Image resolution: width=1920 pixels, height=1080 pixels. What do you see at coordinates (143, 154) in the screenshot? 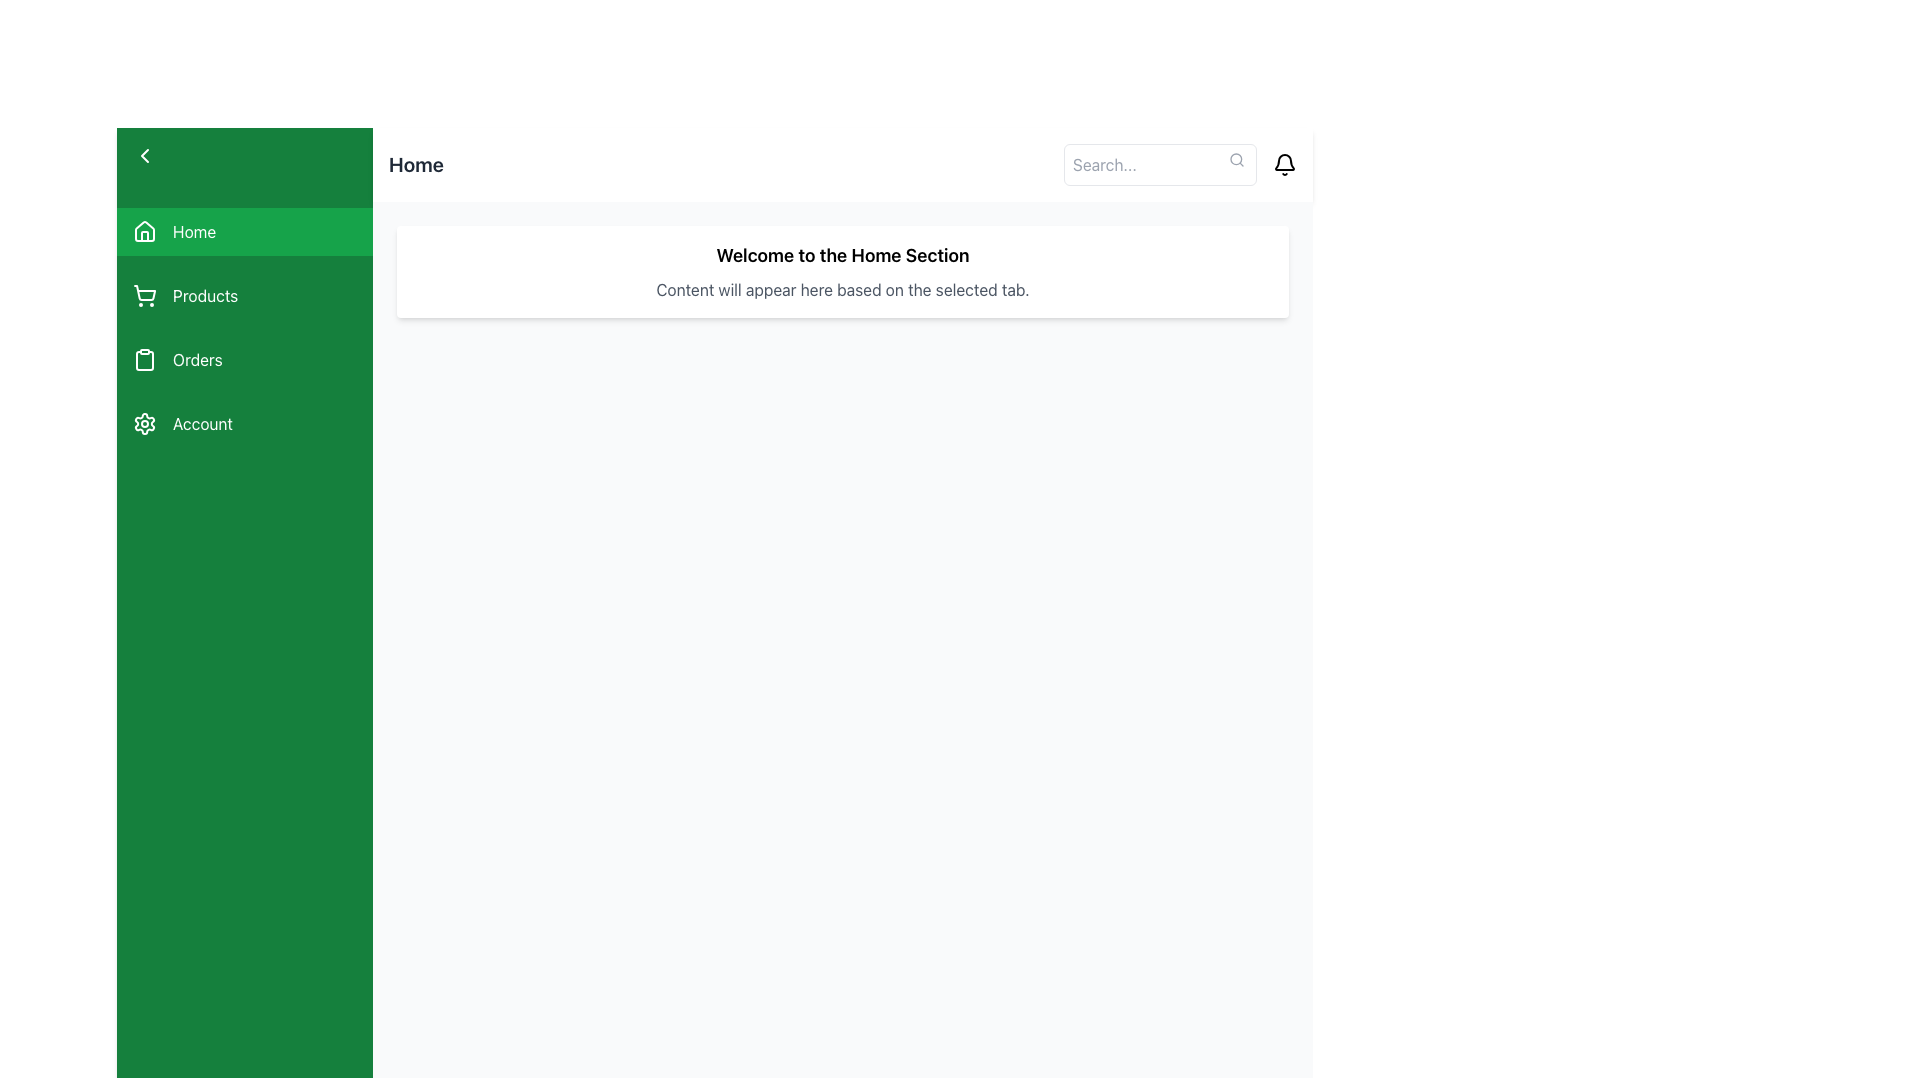
I see `the navigation icon located at the top-left corner of the interface in the sidebar` at bounding box center [143, 154].